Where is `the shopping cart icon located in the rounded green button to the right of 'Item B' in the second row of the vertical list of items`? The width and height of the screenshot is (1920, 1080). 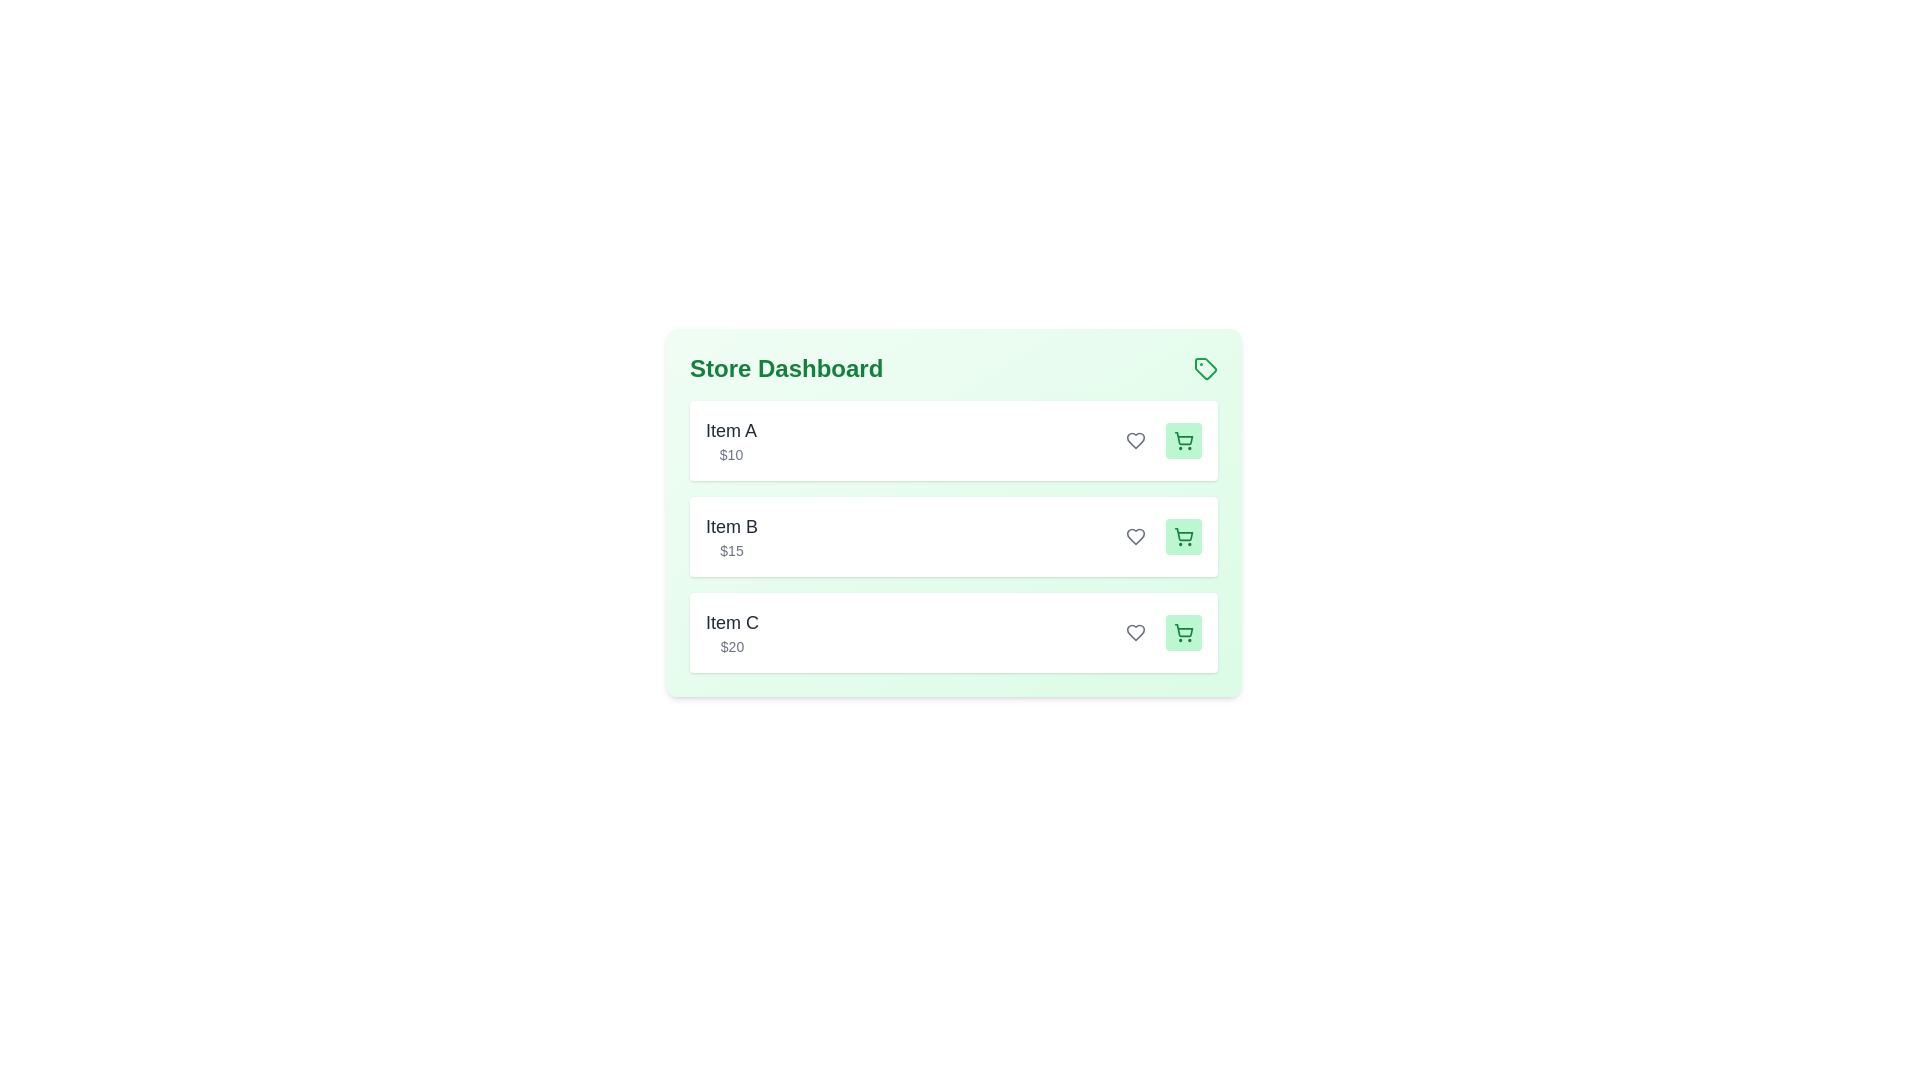 the shopping cart icon located in the rounded green button to the right of 'Item B' in the second row of the vertical list of items is located at coordinates (1184, 535).